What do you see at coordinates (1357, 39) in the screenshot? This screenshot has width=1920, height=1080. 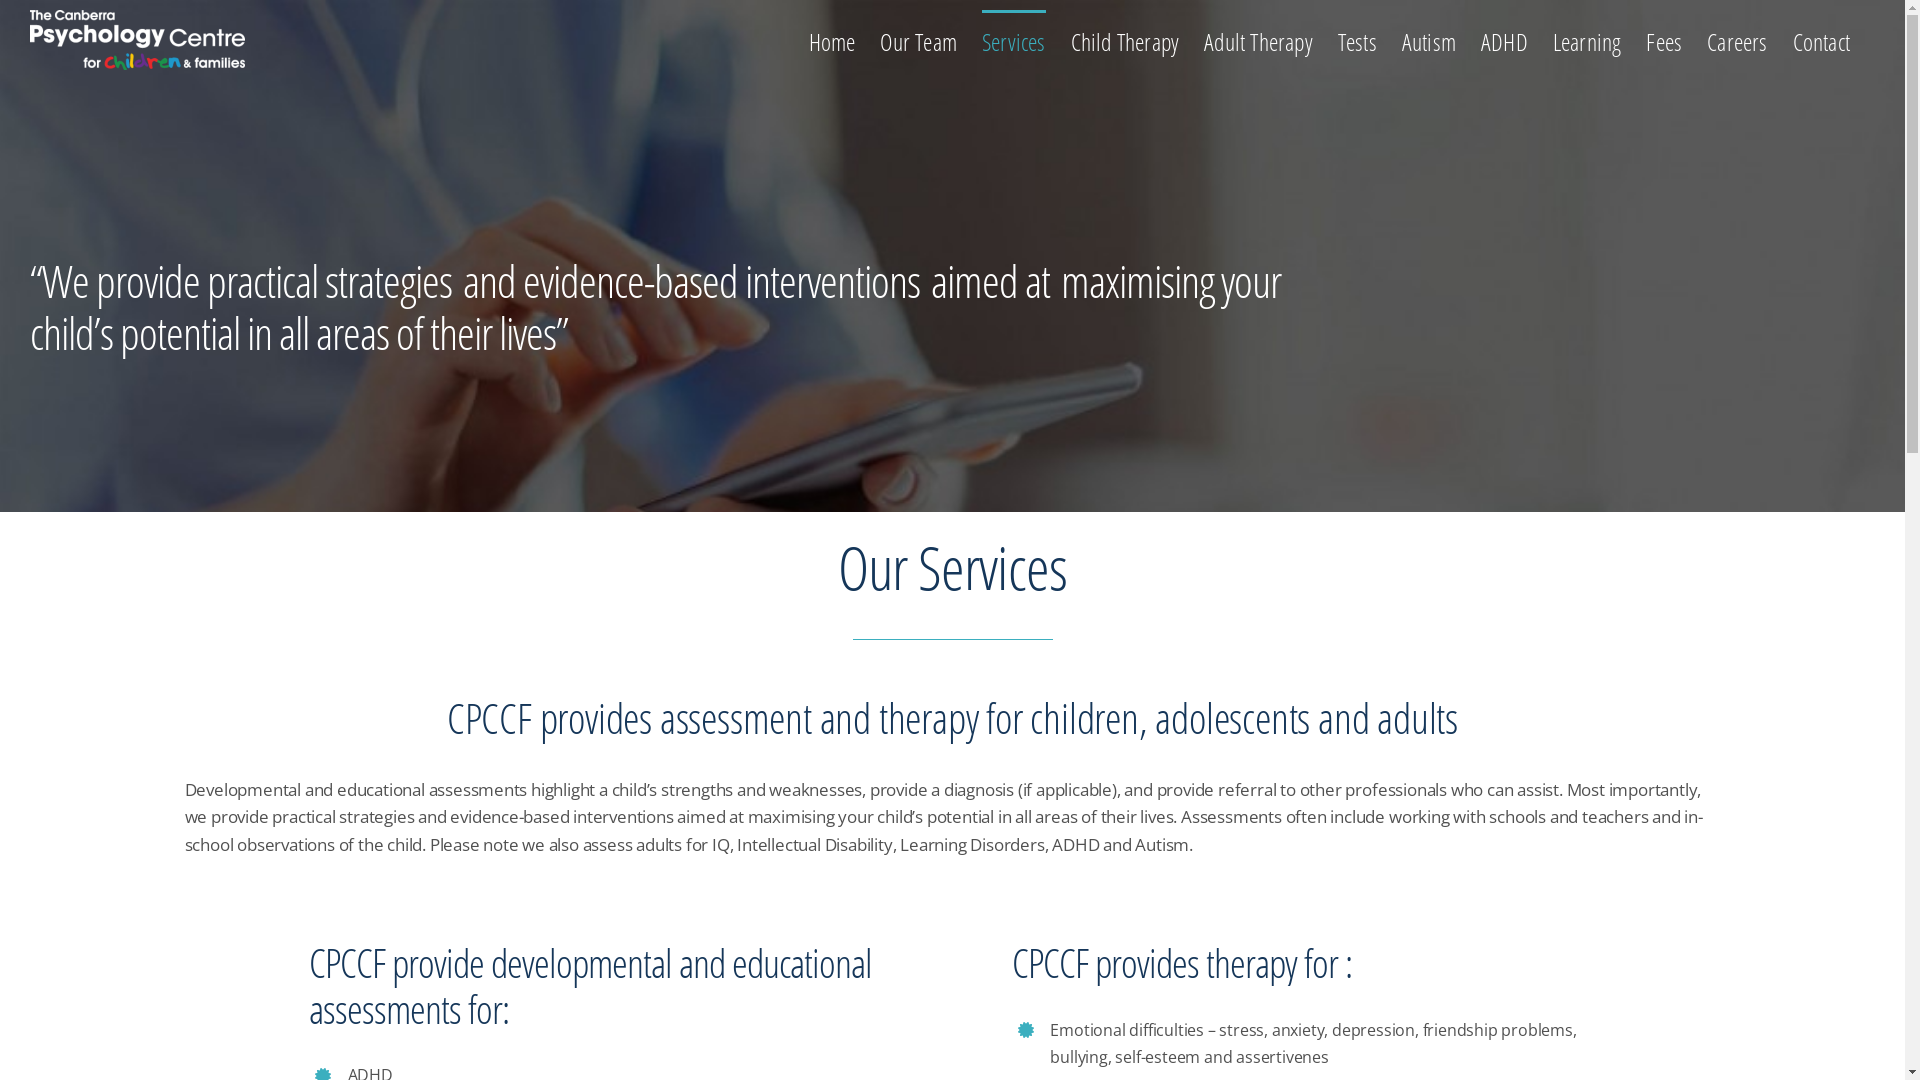 I see `'Tests'` at bounding box center [1357, 39].